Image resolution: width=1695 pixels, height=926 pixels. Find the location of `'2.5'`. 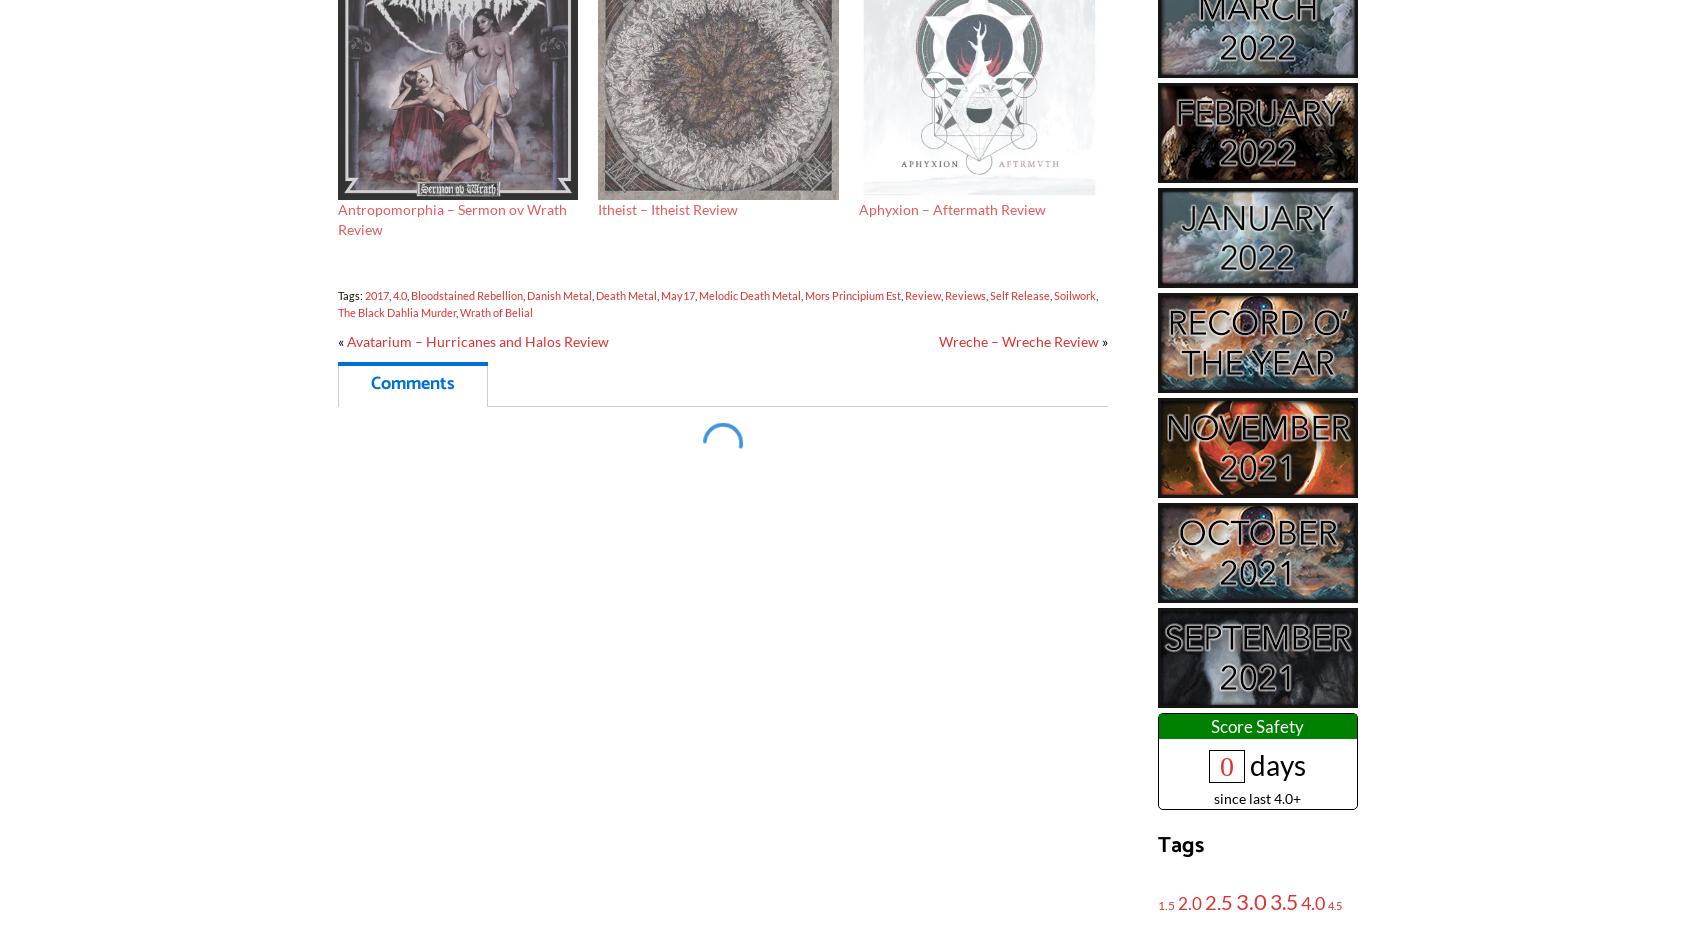

'2.5' is located at coordinates (1203, 900).